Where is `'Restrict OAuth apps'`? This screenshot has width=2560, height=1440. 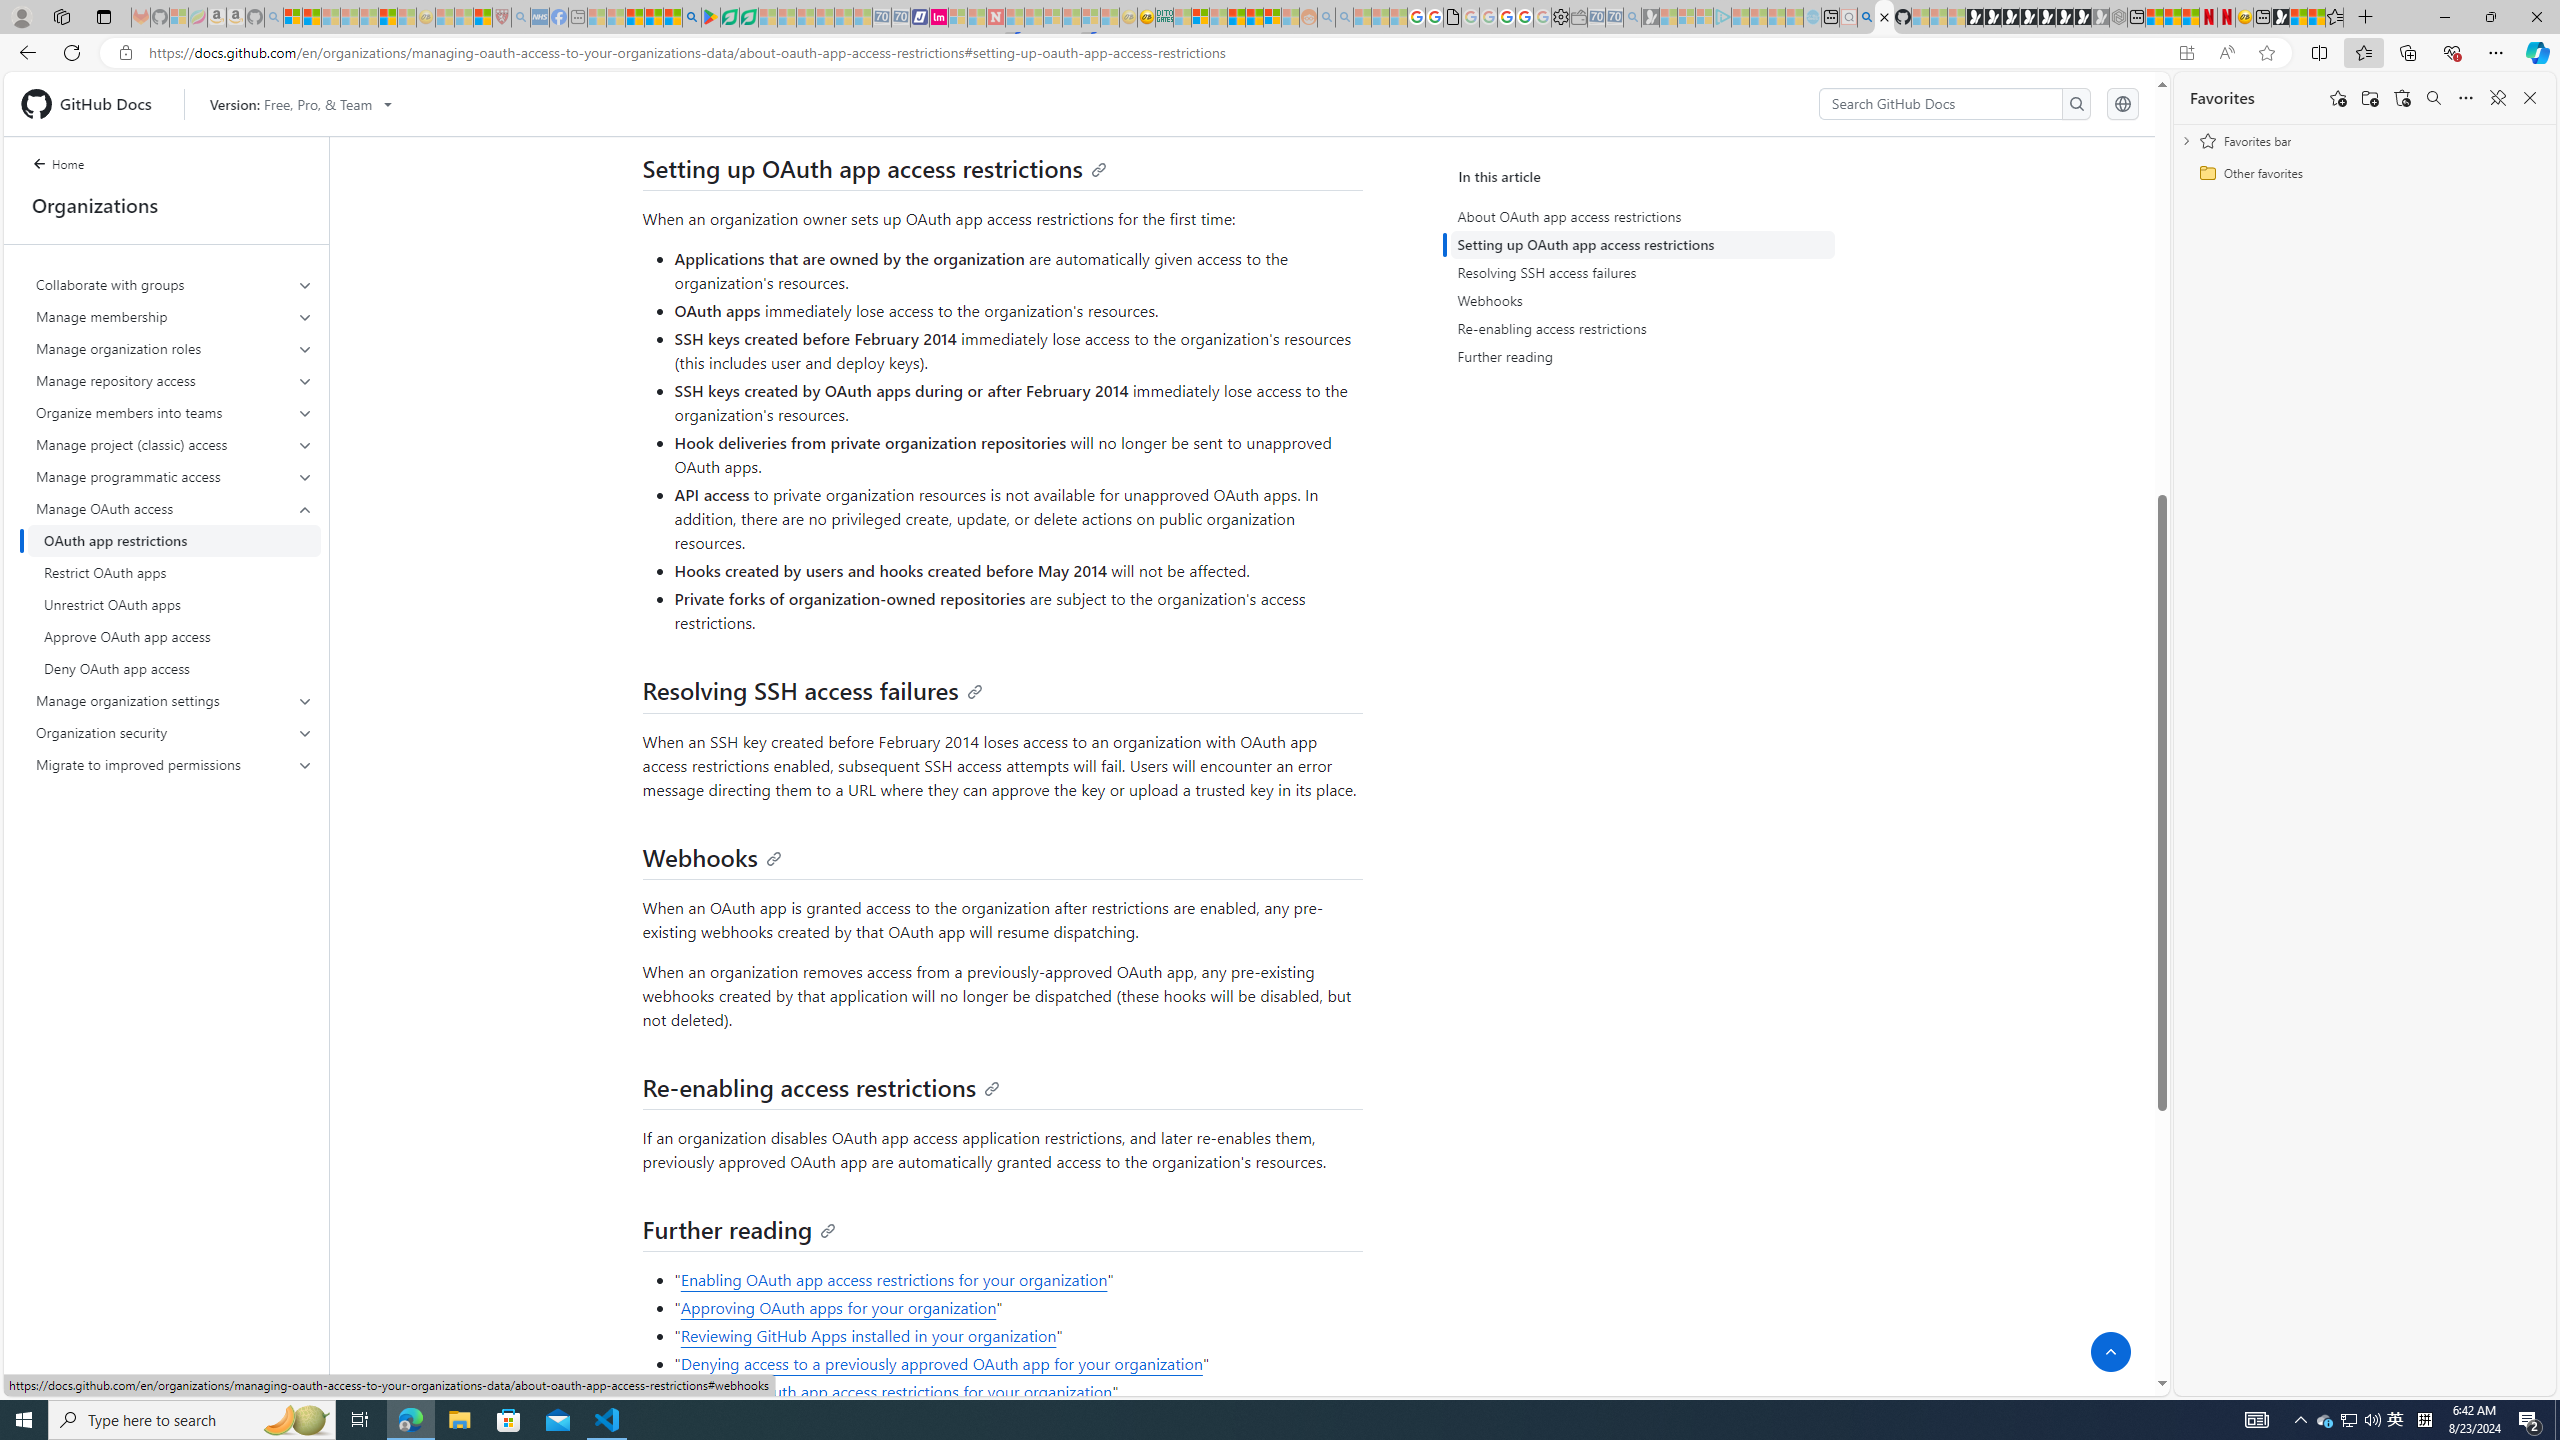 'Restrict OAuth apps' is located at coordinates (174, 572).